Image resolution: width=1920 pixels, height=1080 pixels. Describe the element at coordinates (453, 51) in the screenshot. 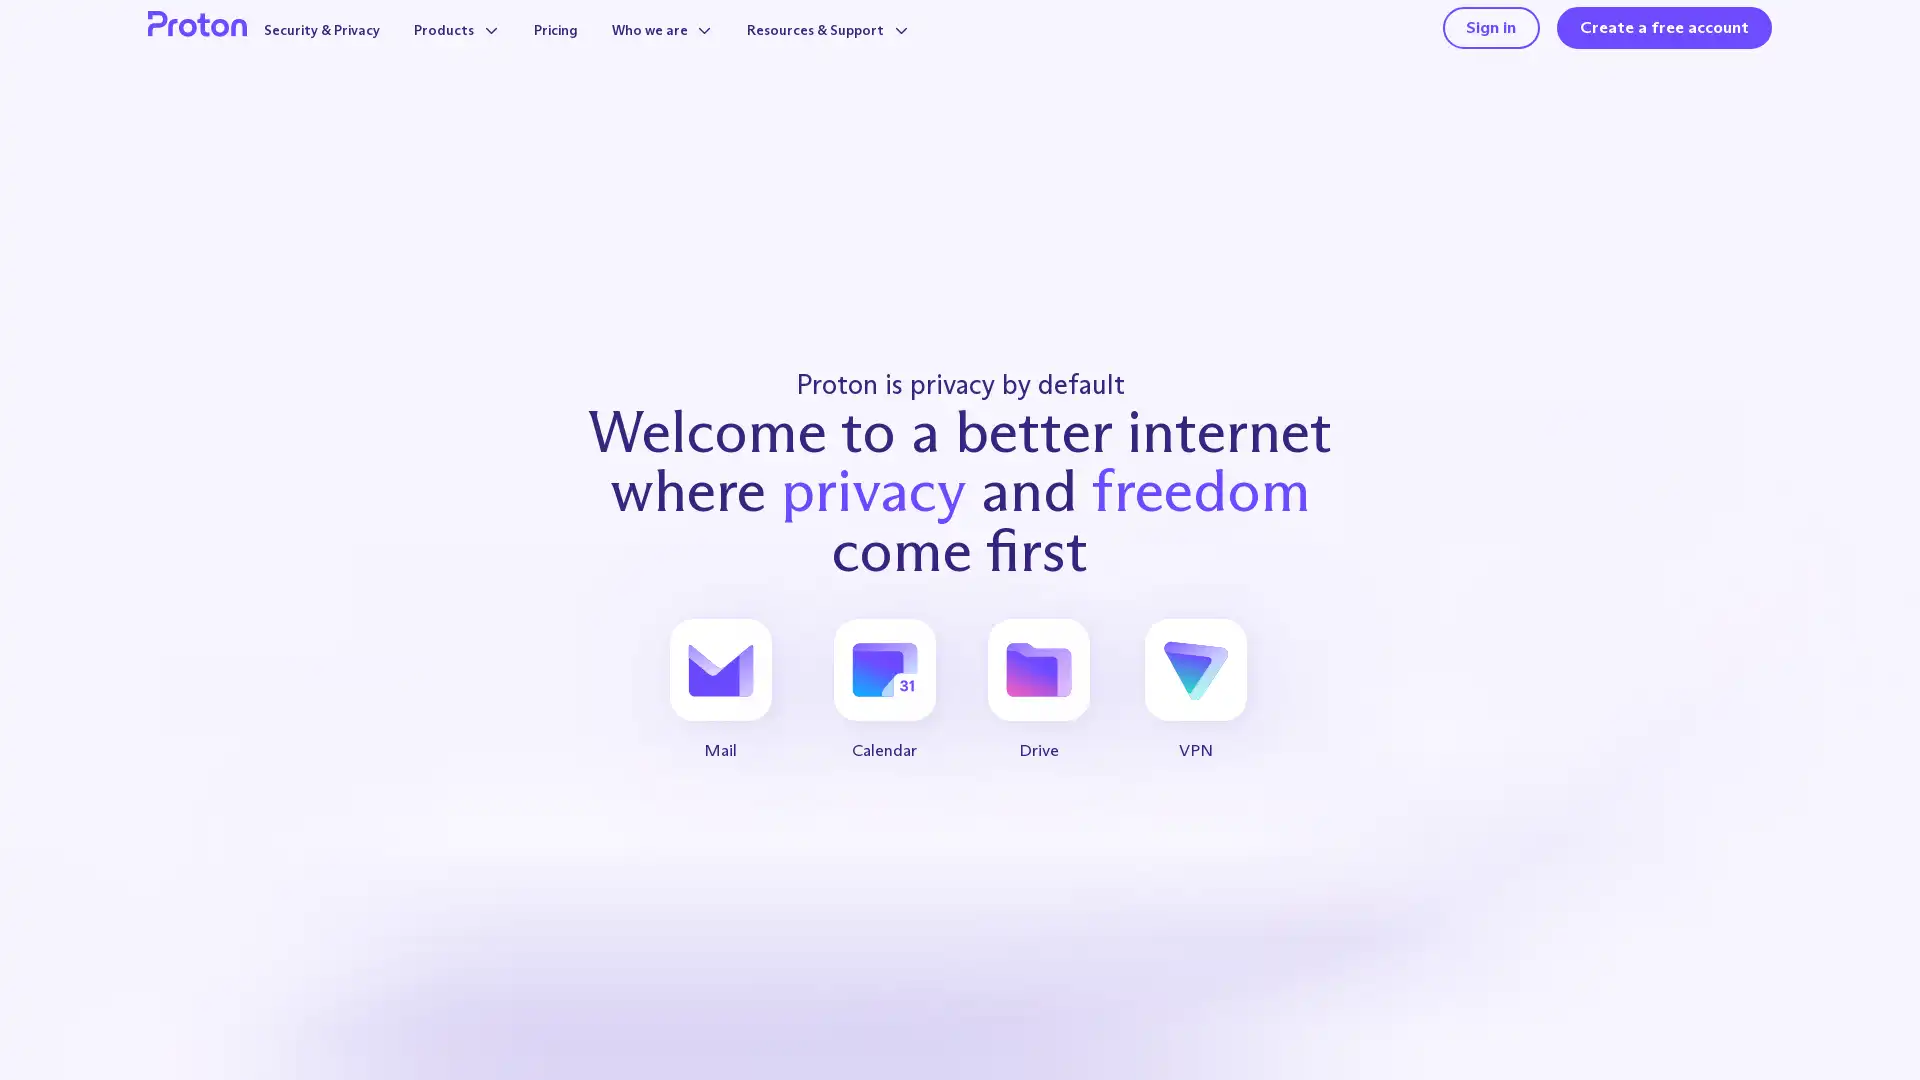

I see `Products` at that location.